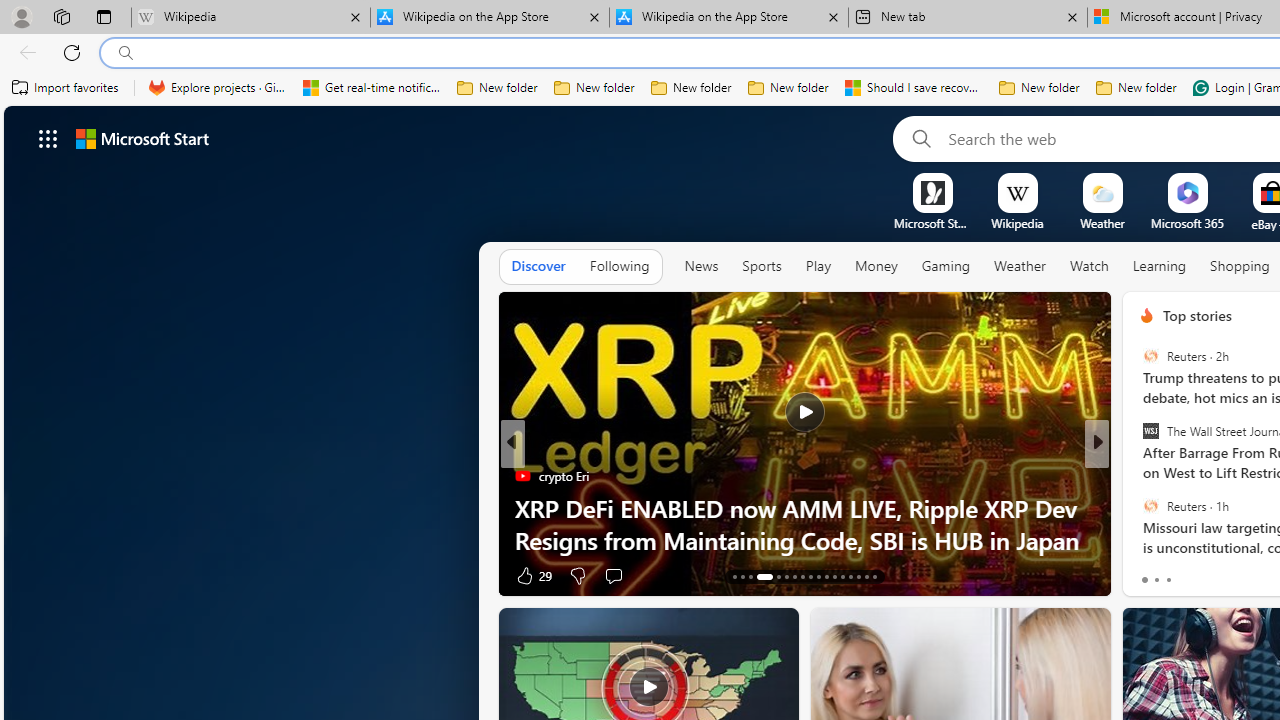 The height and width of the screenshot is (720, 1280). Describe the element at coordinates (826, 577) in the screenshot. I see `'AutomationID: tab-23'` at that location.